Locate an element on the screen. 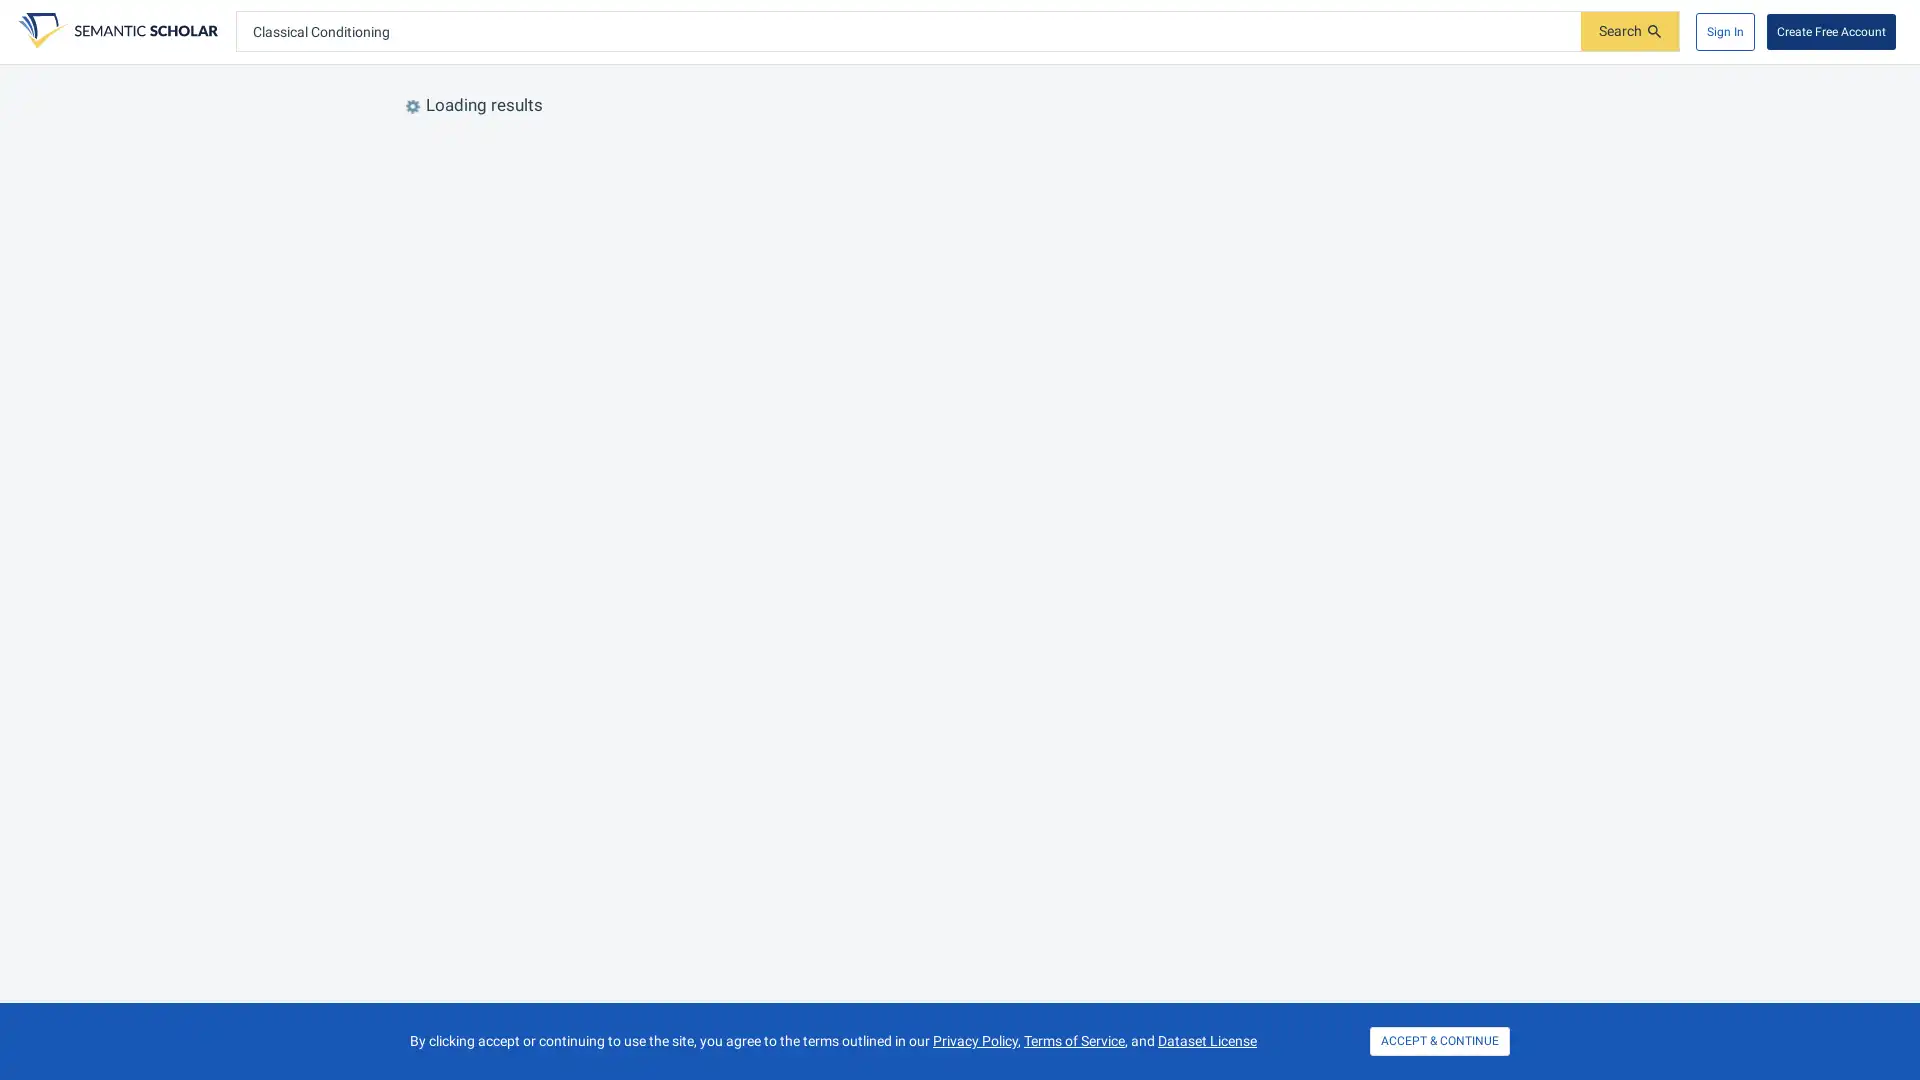  Expand truncated text is located at coordinates (1112, 384).